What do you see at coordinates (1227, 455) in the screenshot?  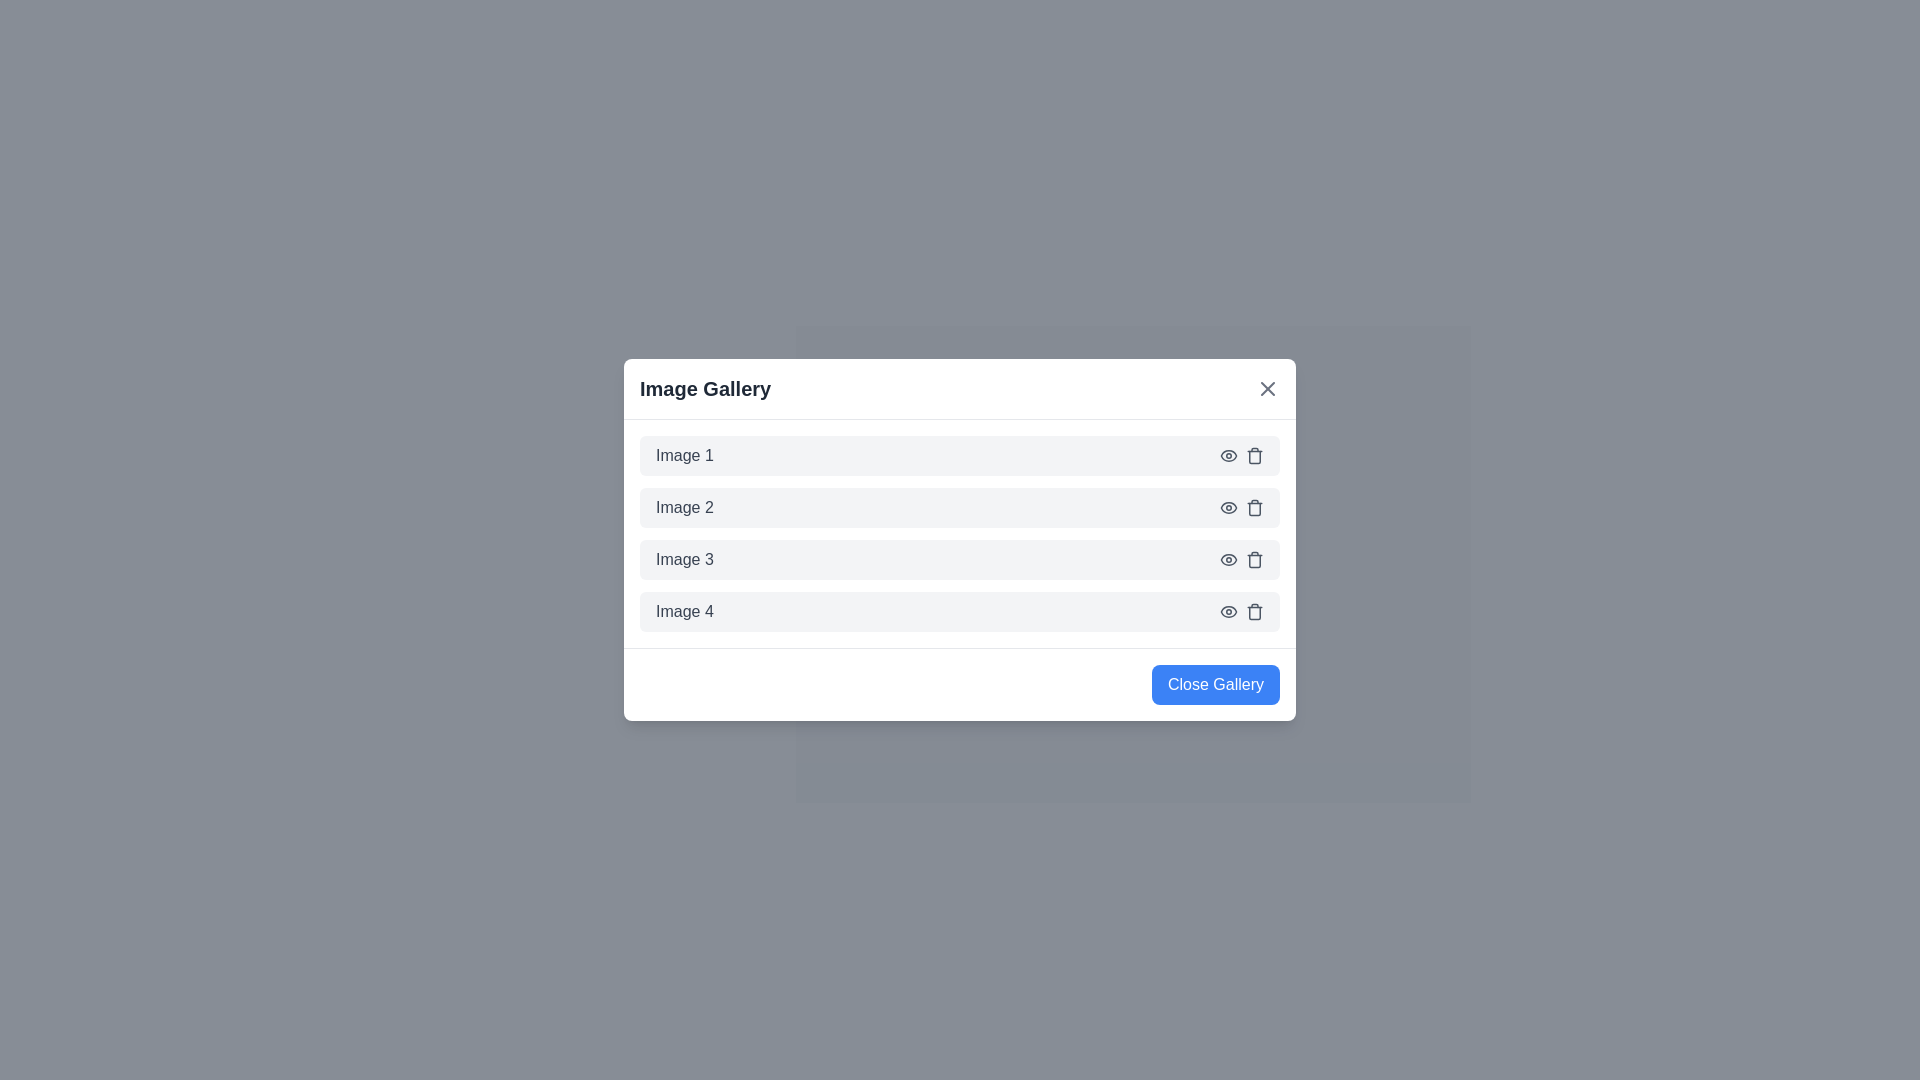 I see `the eye icon, which is the first icon in the horizontal row of action icons to the right of 'Image 1' in the 'Image Gallery' modal` at bounding box center [1227, 455].